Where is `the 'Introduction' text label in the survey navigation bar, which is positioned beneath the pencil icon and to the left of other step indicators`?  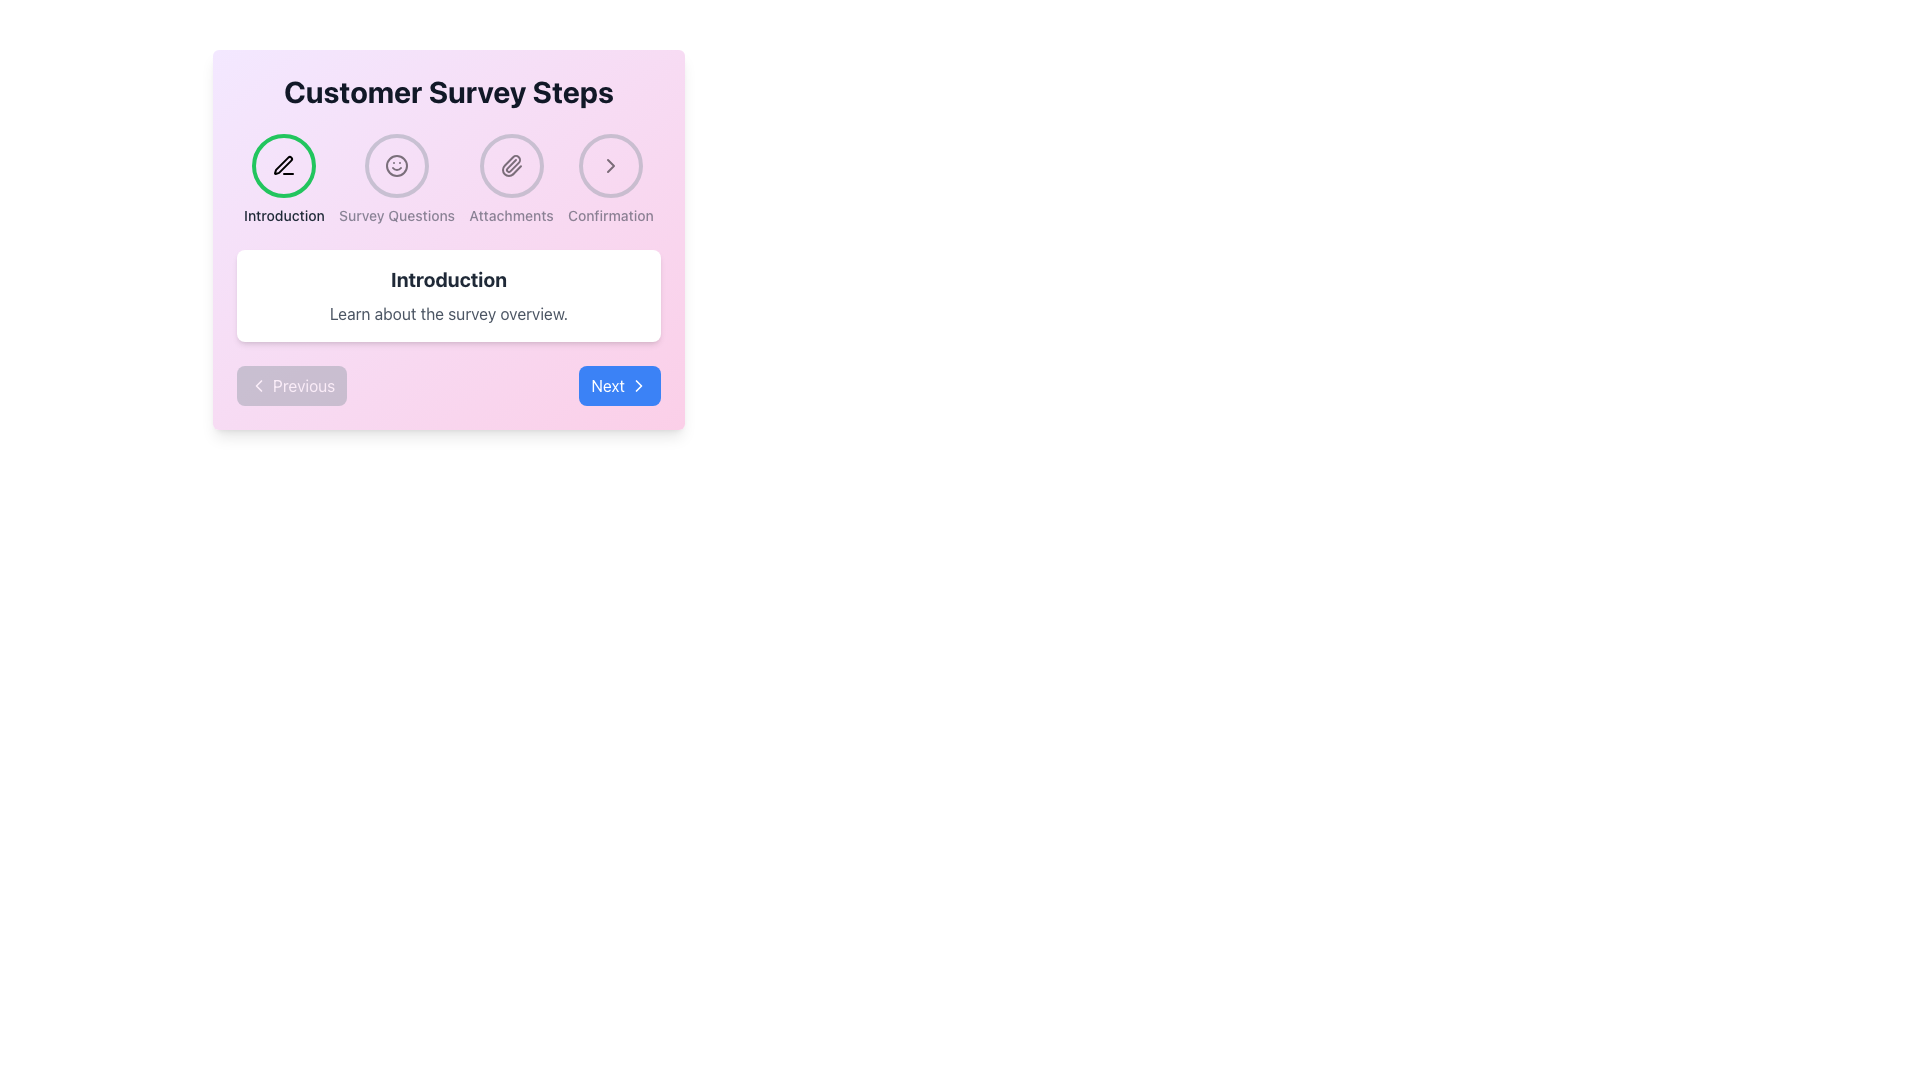
the 'Introduction' text label in the survey navigation bar, which is positioned beneath the pencil icon and to the left of other step indicators is located at coordinates (283, 216).